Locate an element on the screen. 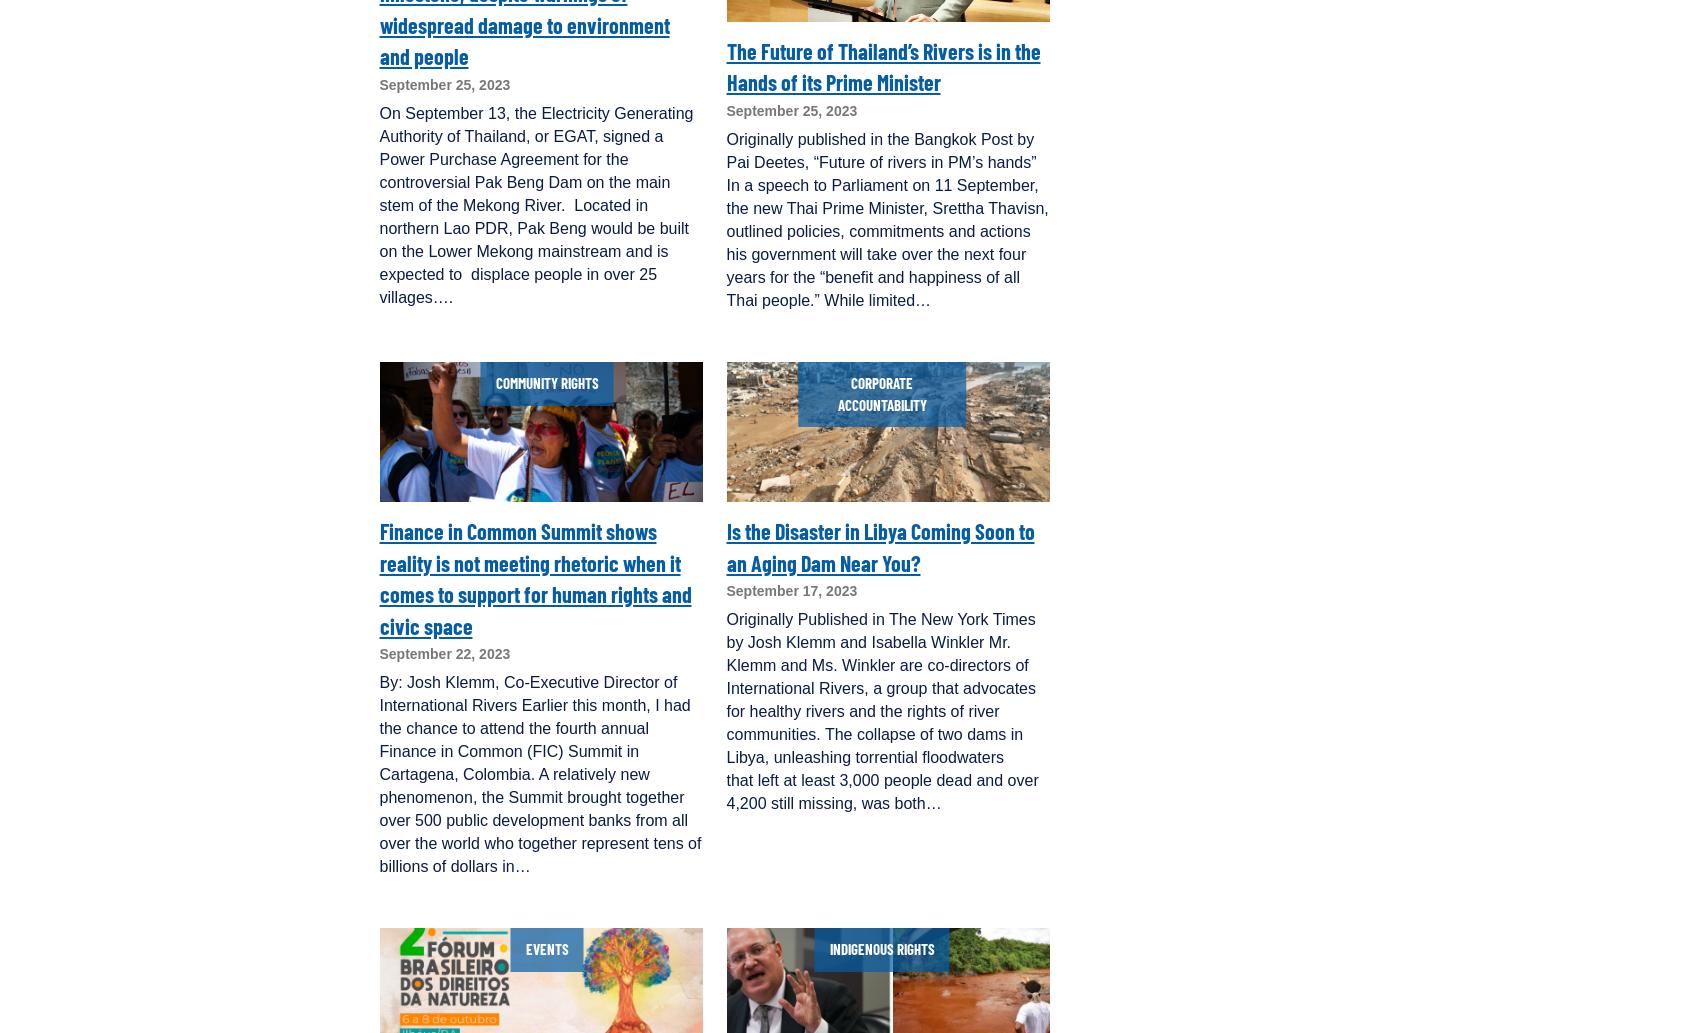  'On September 13, the Electricity Generating Authority of Thailand, or EGAT, signed a Power Purchase Agreement for the controversial Pak Beng Dam on the main stem of the Mekong River.  Located in northern Lao PDR, Pak Beng would be built on the Lower Mekong mainstream and is expected to  displace people in over 25 villages….' is located at coordinates (379, 203).